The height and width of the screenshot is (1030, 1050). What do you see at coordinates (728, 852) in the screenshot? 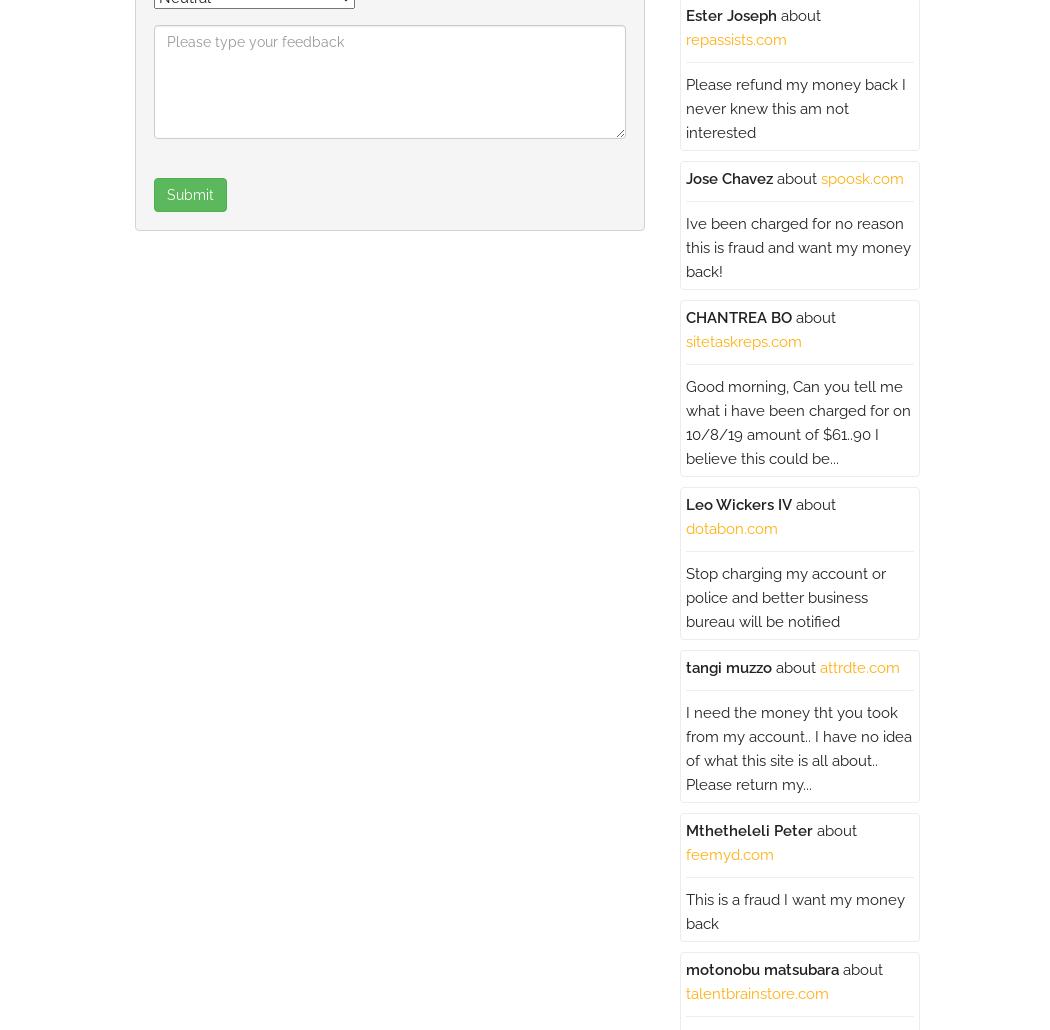
I see `'feemyd.com'` at bounding box center [728, 852].